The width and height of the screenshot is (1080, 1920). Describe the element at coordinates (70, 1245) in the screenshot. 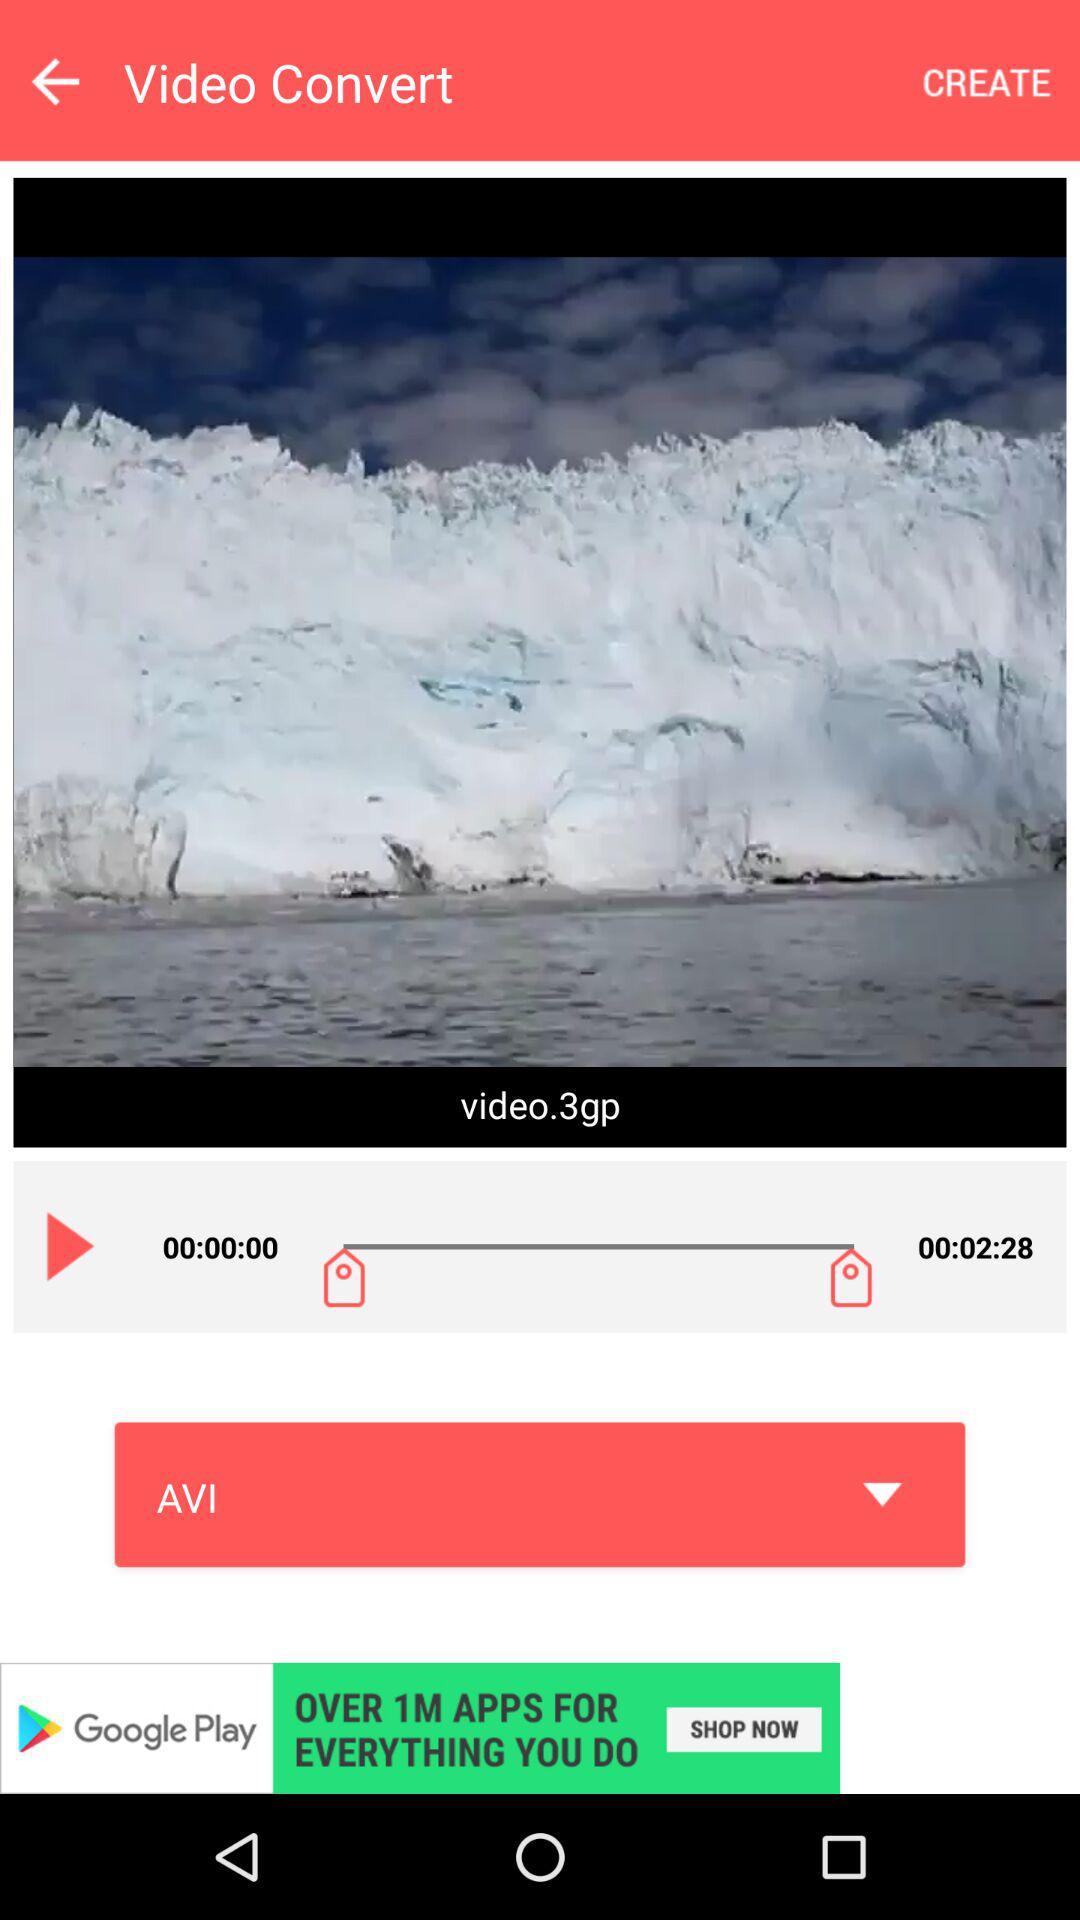

I see `the play` at that location.